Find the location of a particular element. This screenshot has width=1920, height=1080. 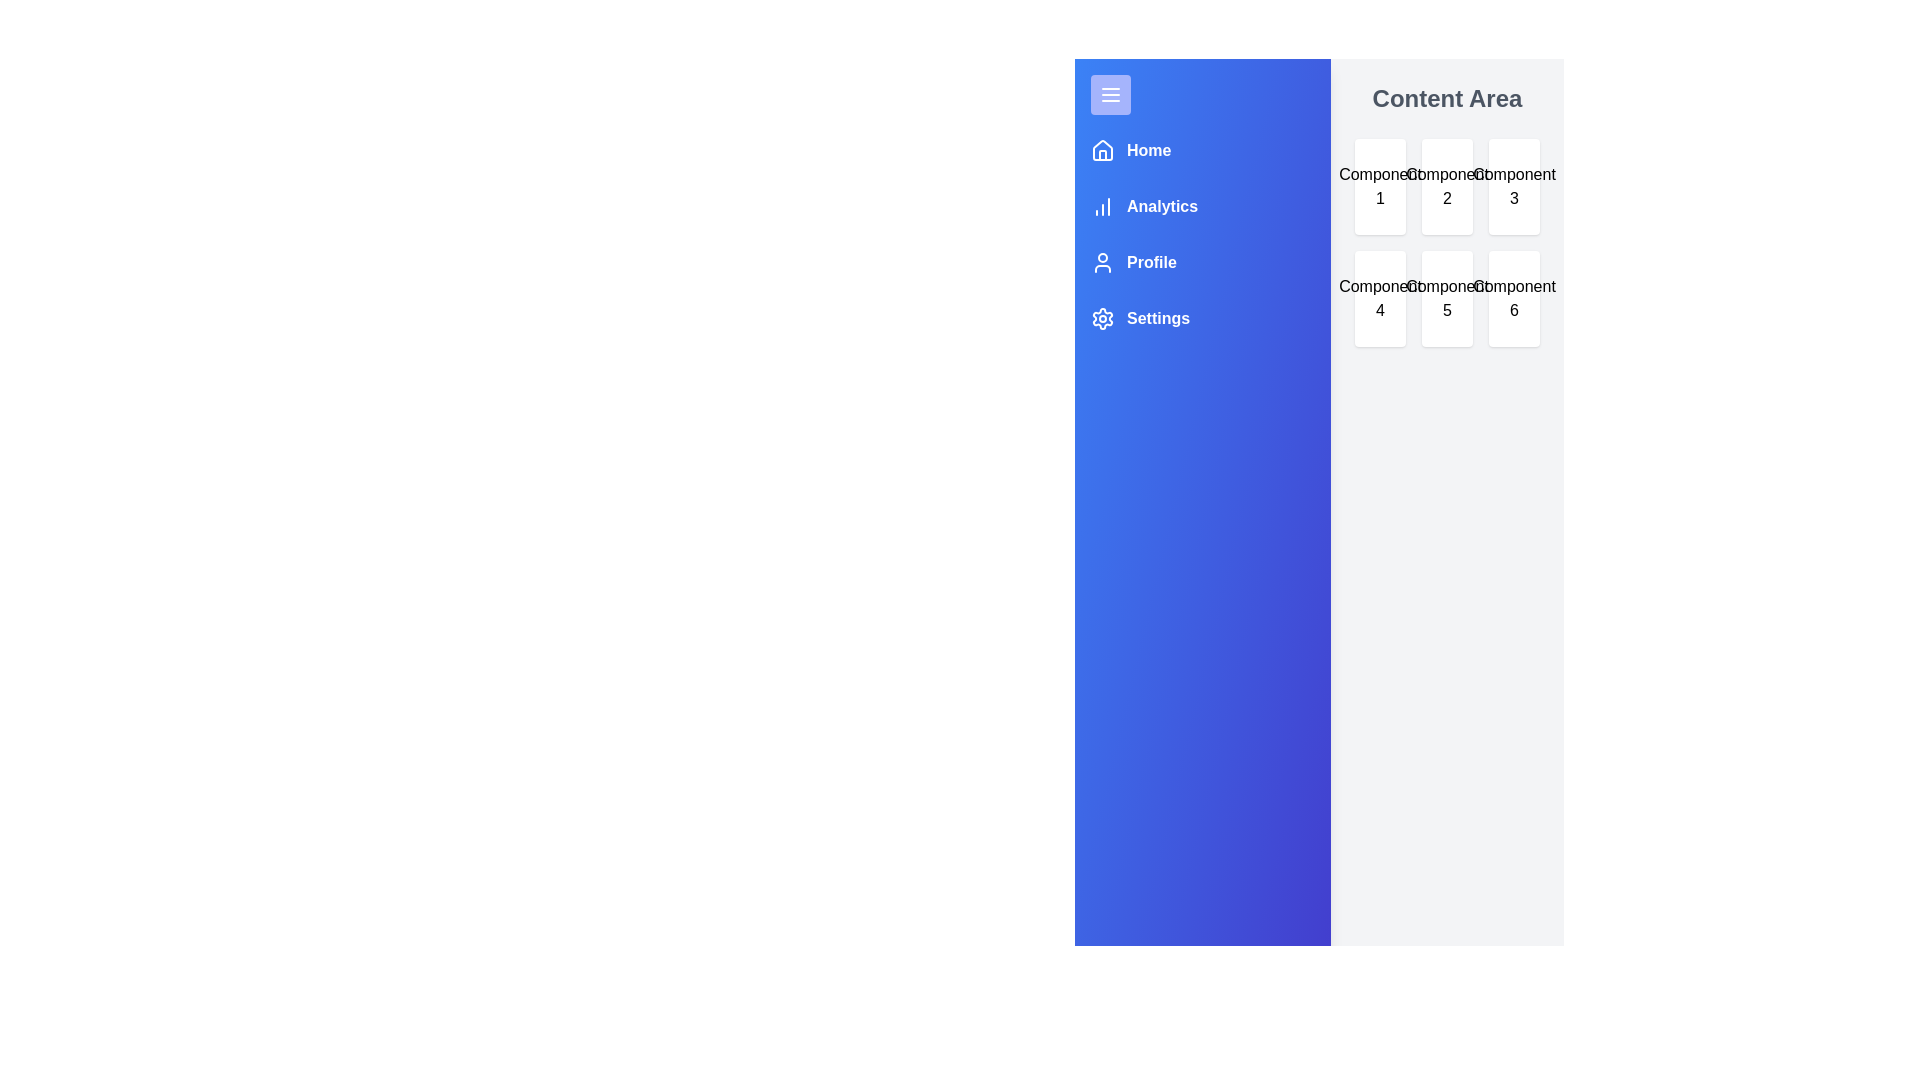

the menu item Analytics to view its tooltip is located at coordinates (1145, 207).